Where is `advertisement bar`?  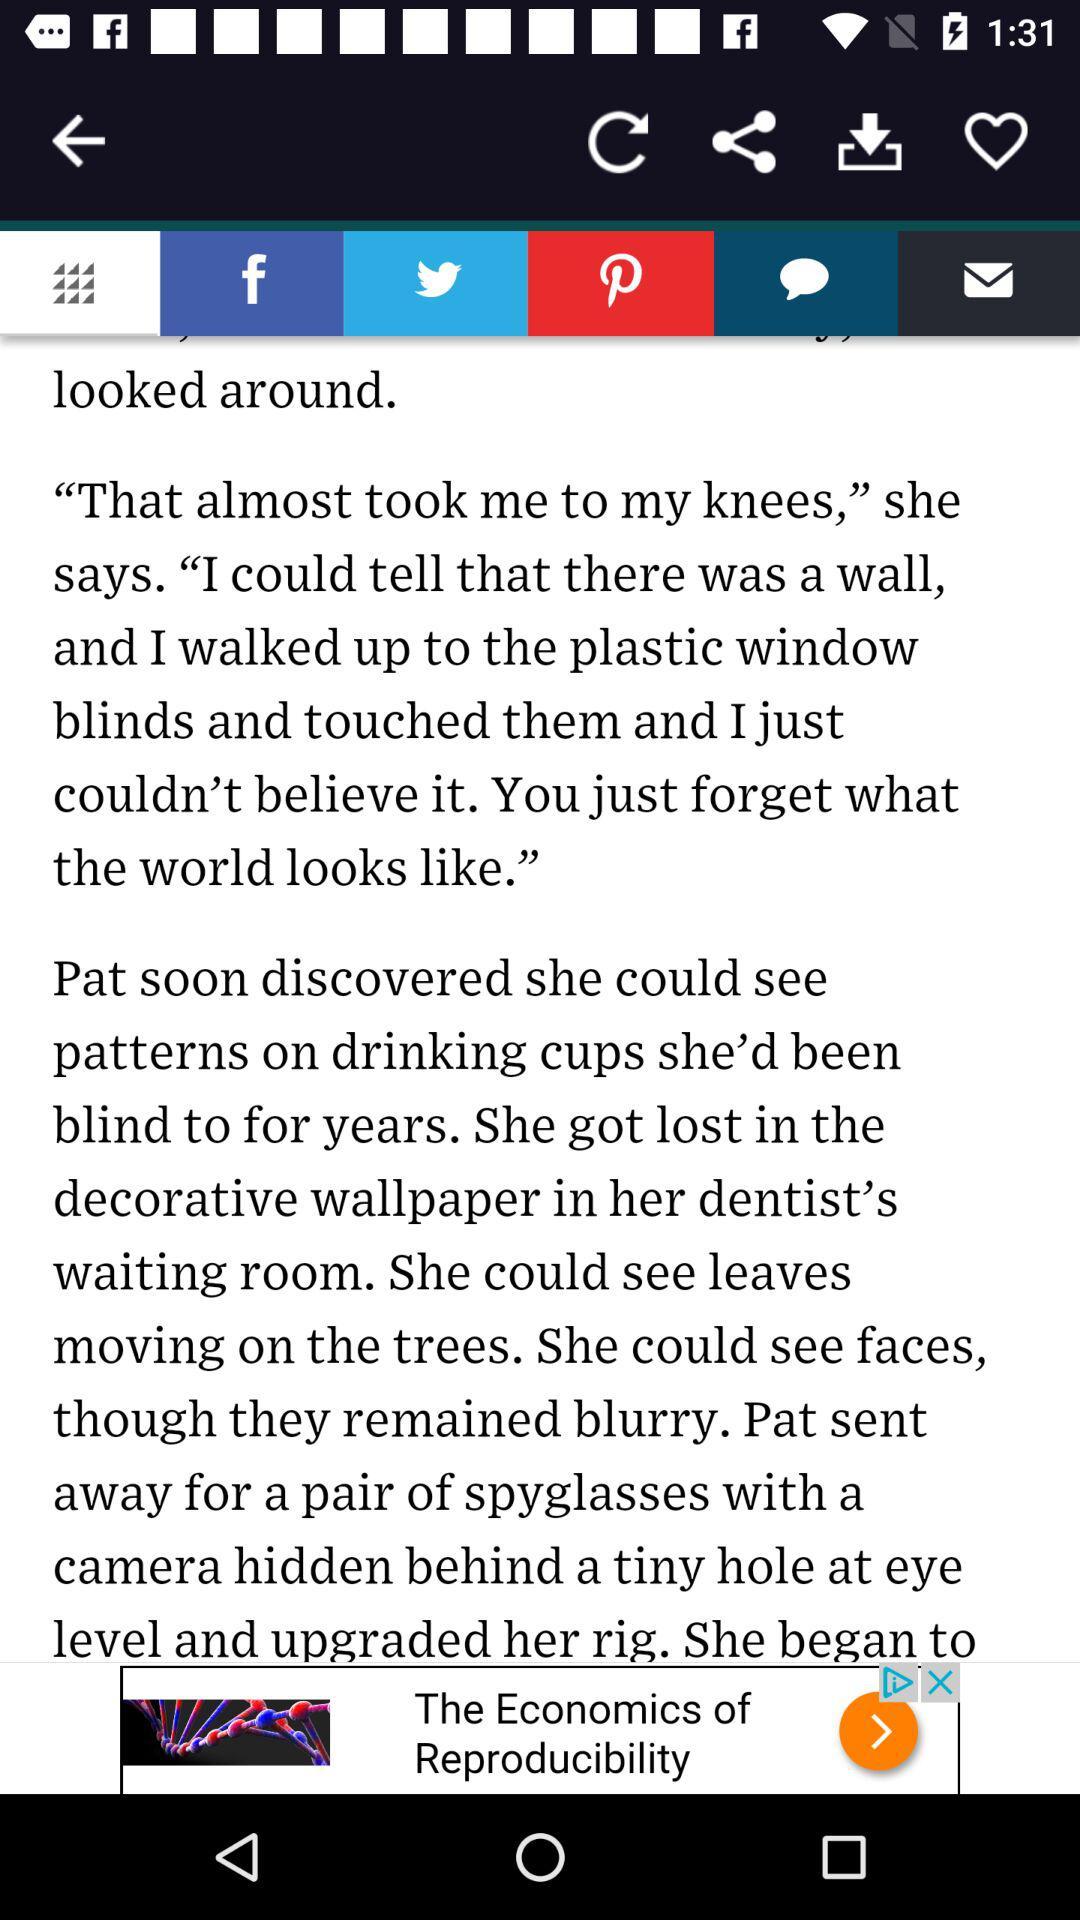
advertisement bar is located at coordinates (540, 1727).